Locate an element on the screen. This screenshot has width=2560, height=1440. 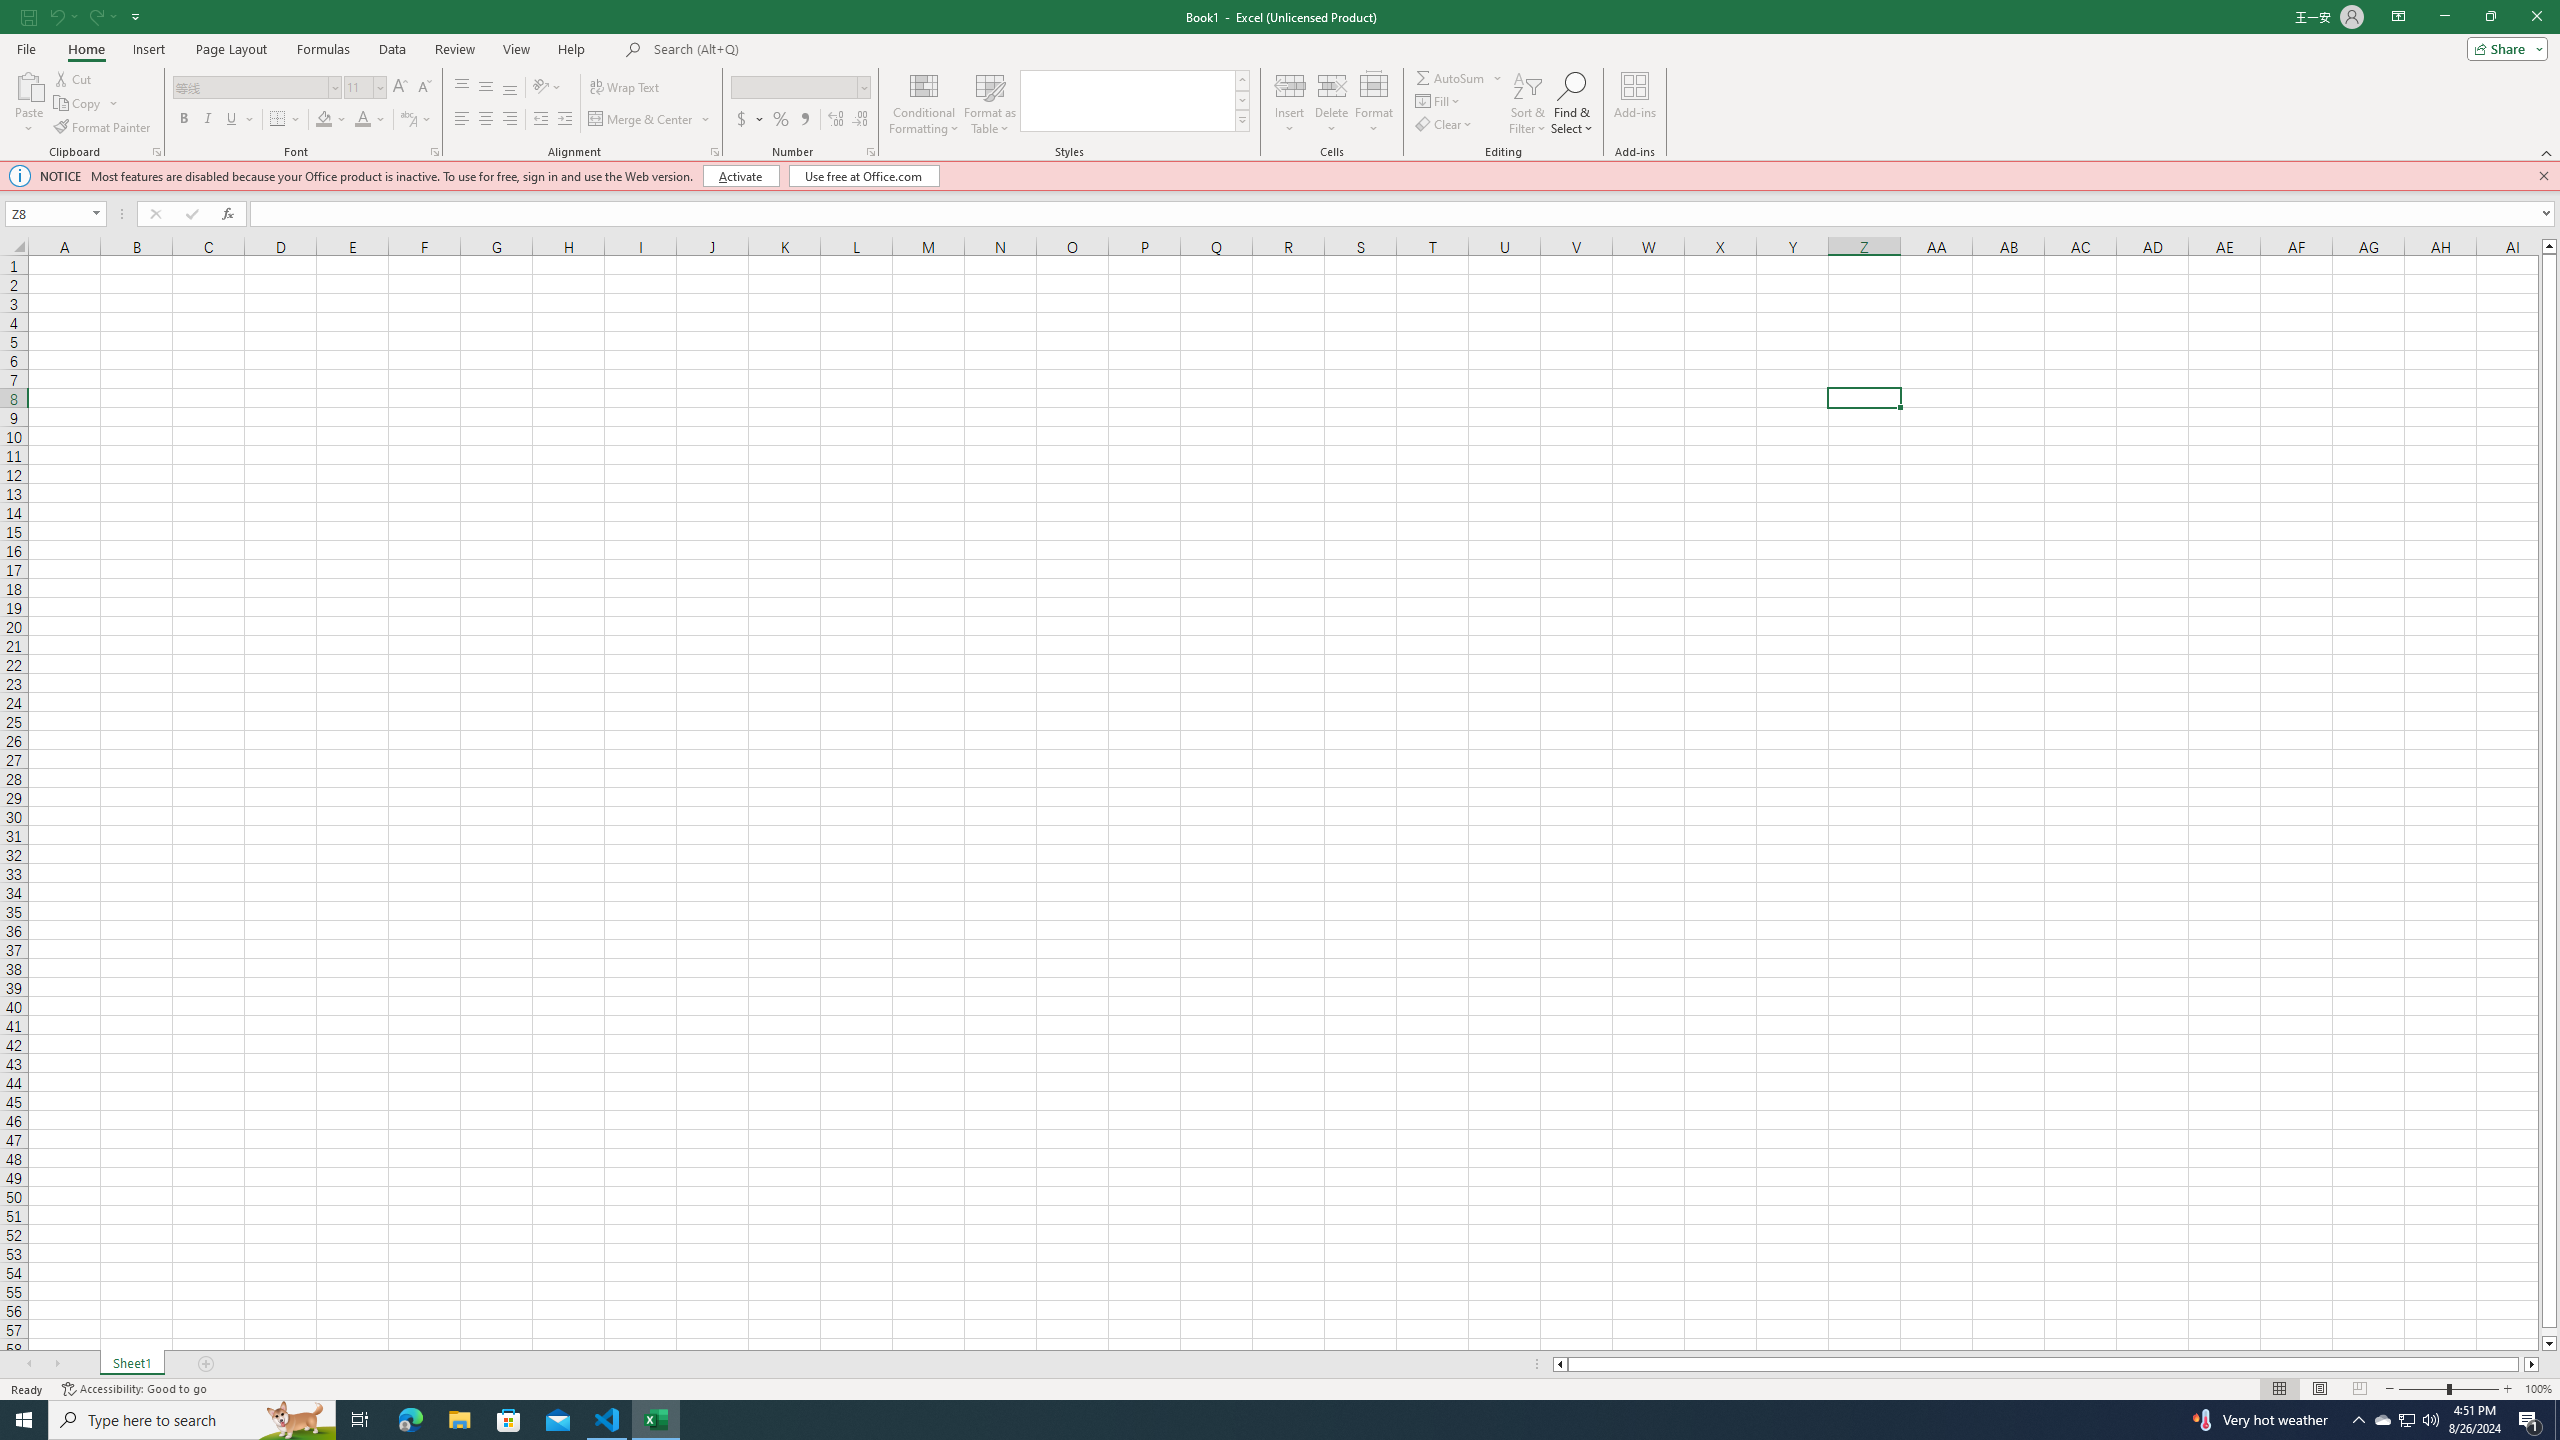
'AutomationID: CellStylesGallery' is located at coordinates (1134, 100).